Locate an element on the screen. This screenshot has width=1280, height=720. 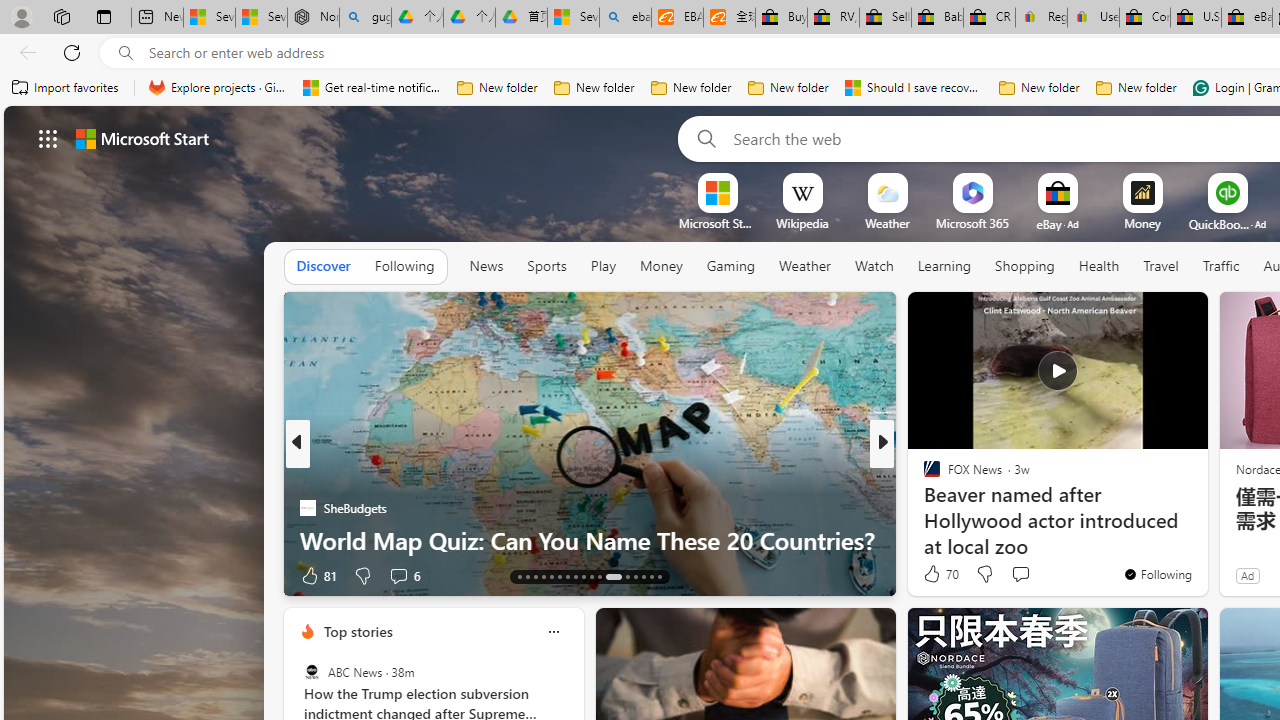
'SheBudgets' is located at coordinates (306, 506).